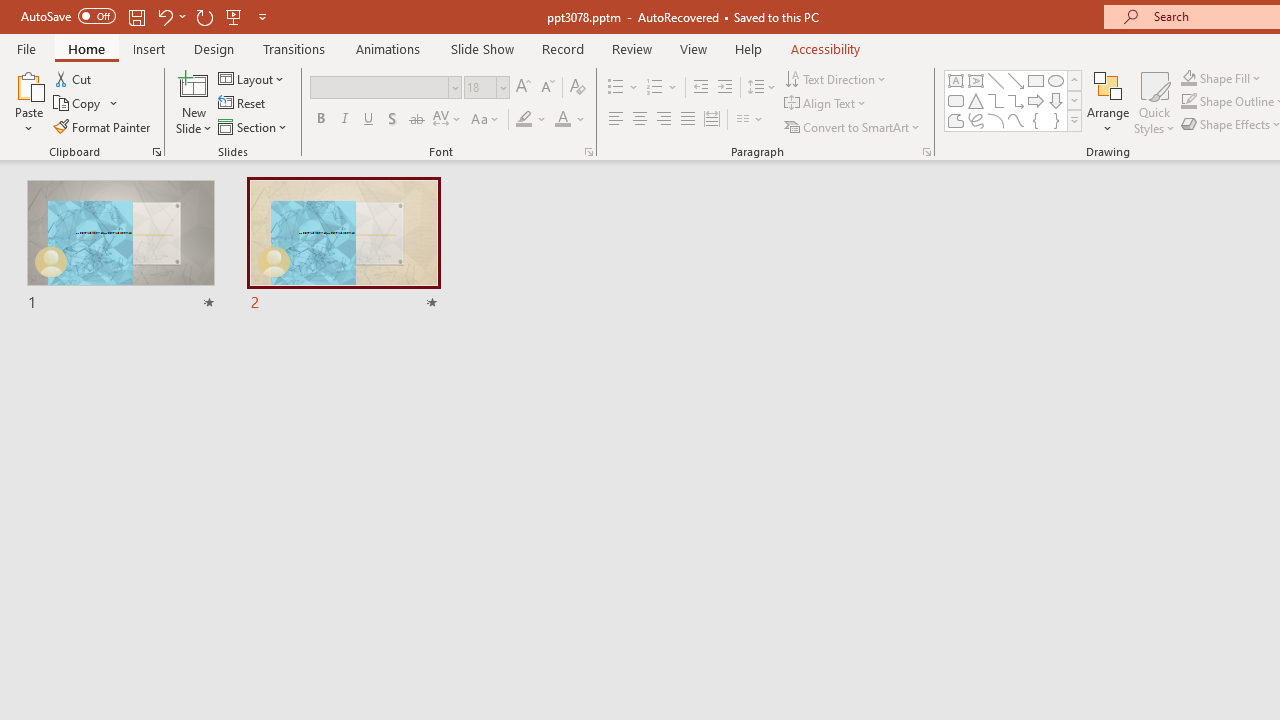  What do you see at coordinates (663, 119) in the screenshot?
I see `'Align Right'` at bounding box center [663, 119].